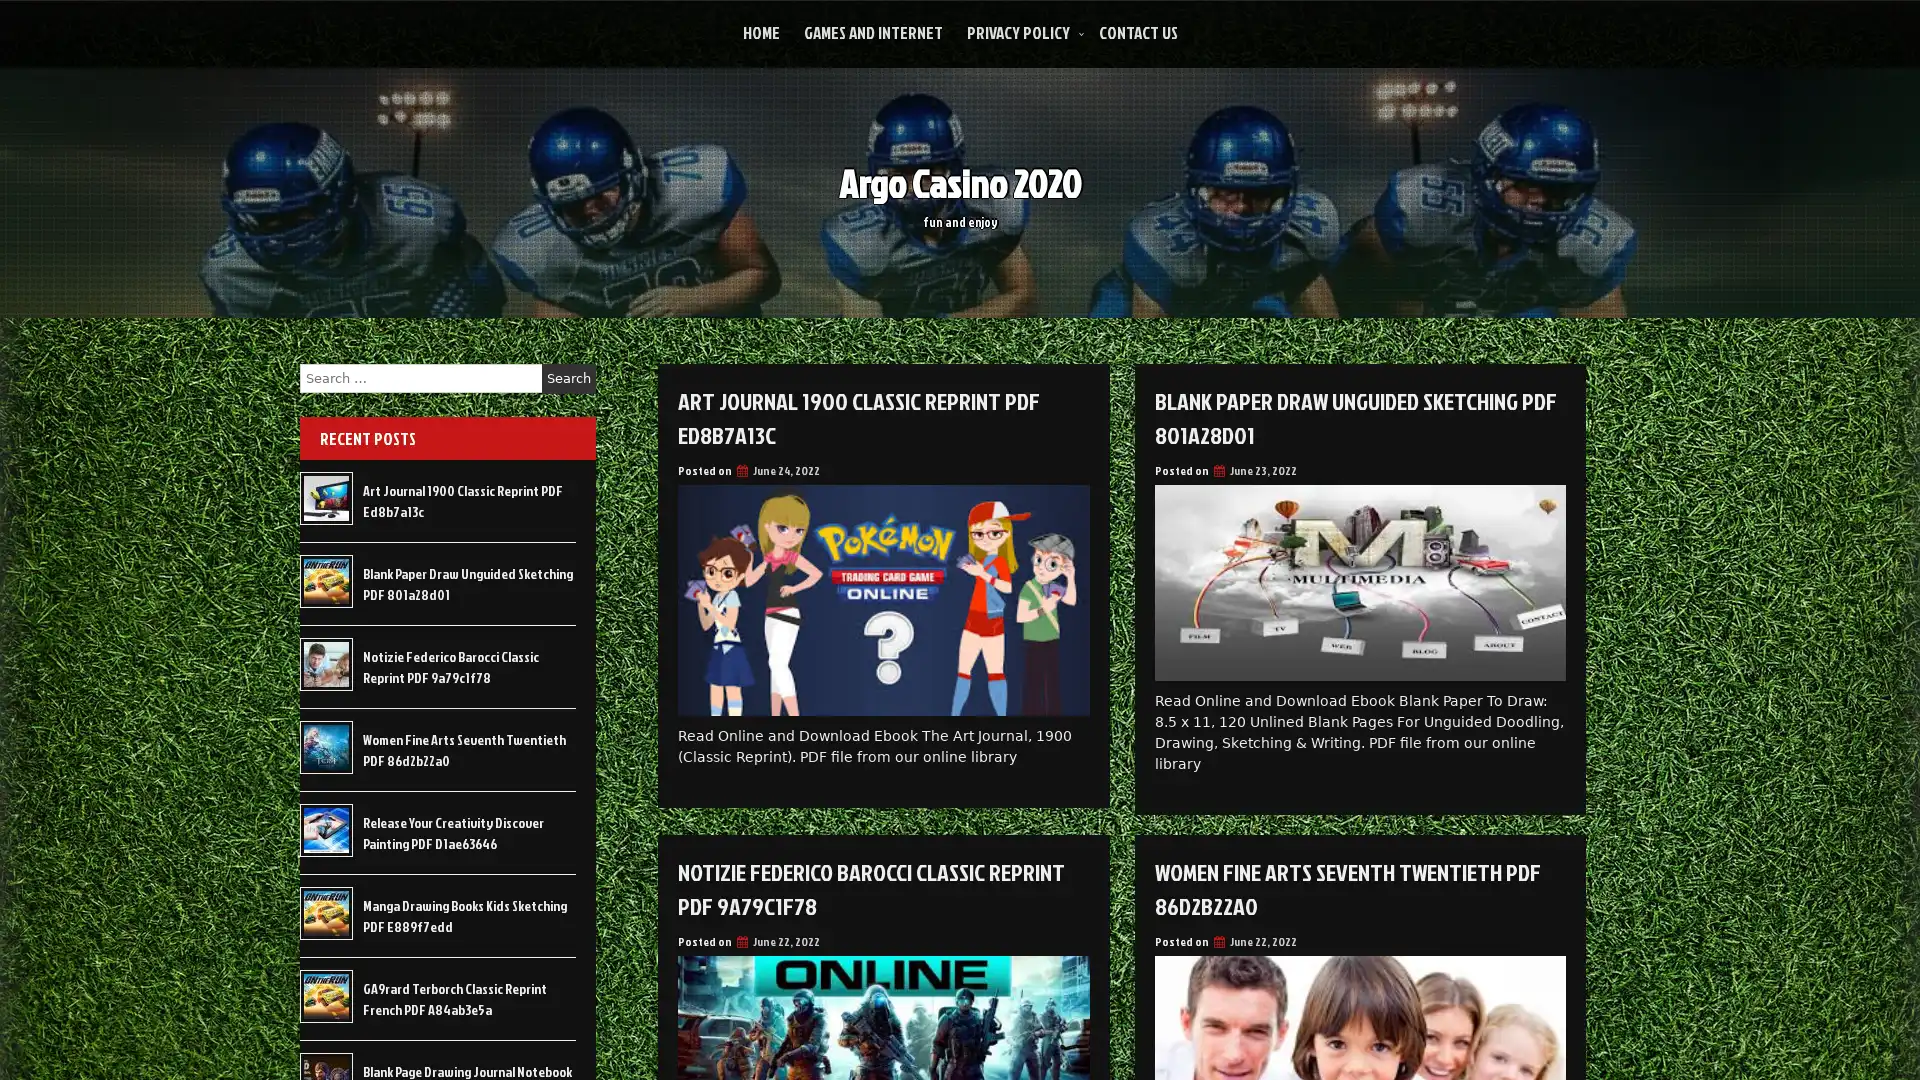 Image resolution: width=1920 pixels, height=1080 pixels. What do you see at coordinates (568, 378) in the screenshot?
I see `Search` at bounding box center [568, 378].